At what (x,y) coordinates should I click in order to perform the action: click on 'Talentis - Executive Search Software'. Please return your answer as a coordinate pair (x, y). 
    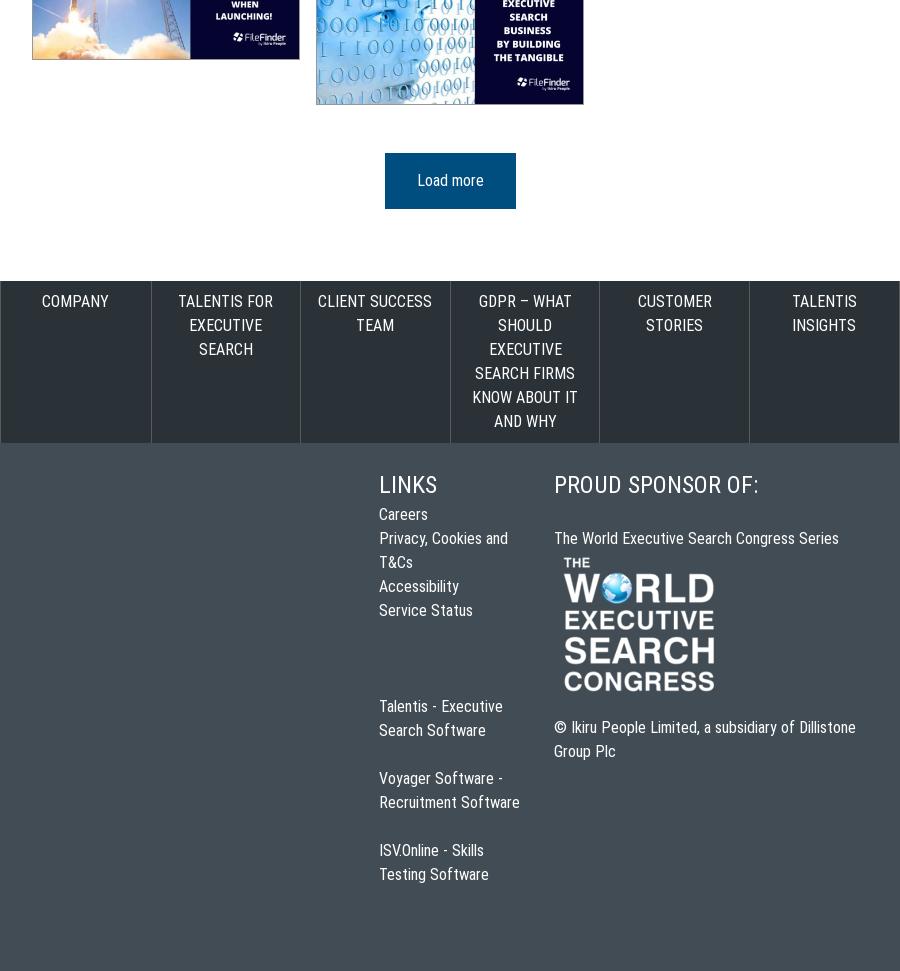
    Looking at the image, I should click on (441, 717).